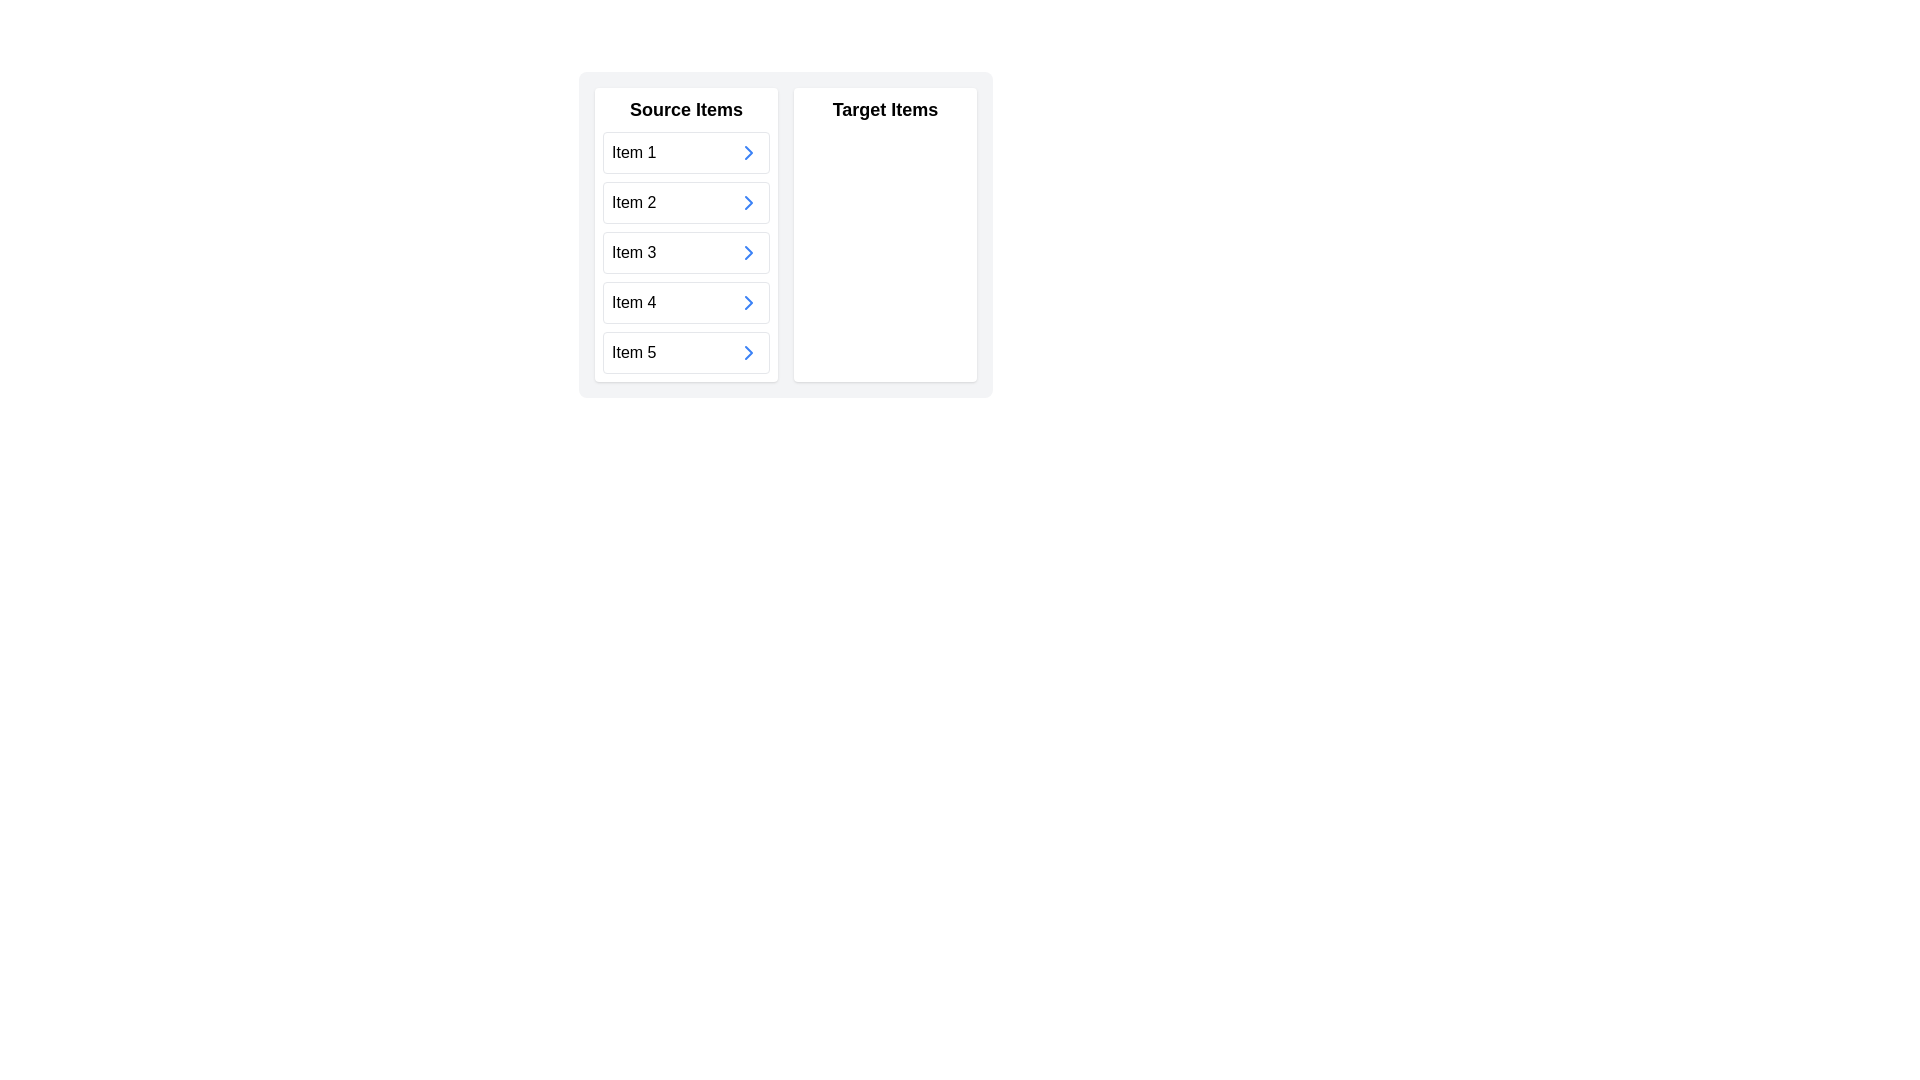  What do you see at coordinates (747, 252) in the screenshot?
I see `the rightward-facing arrow icon inside the 'Item 3' row` at bounding box center [747, 252].